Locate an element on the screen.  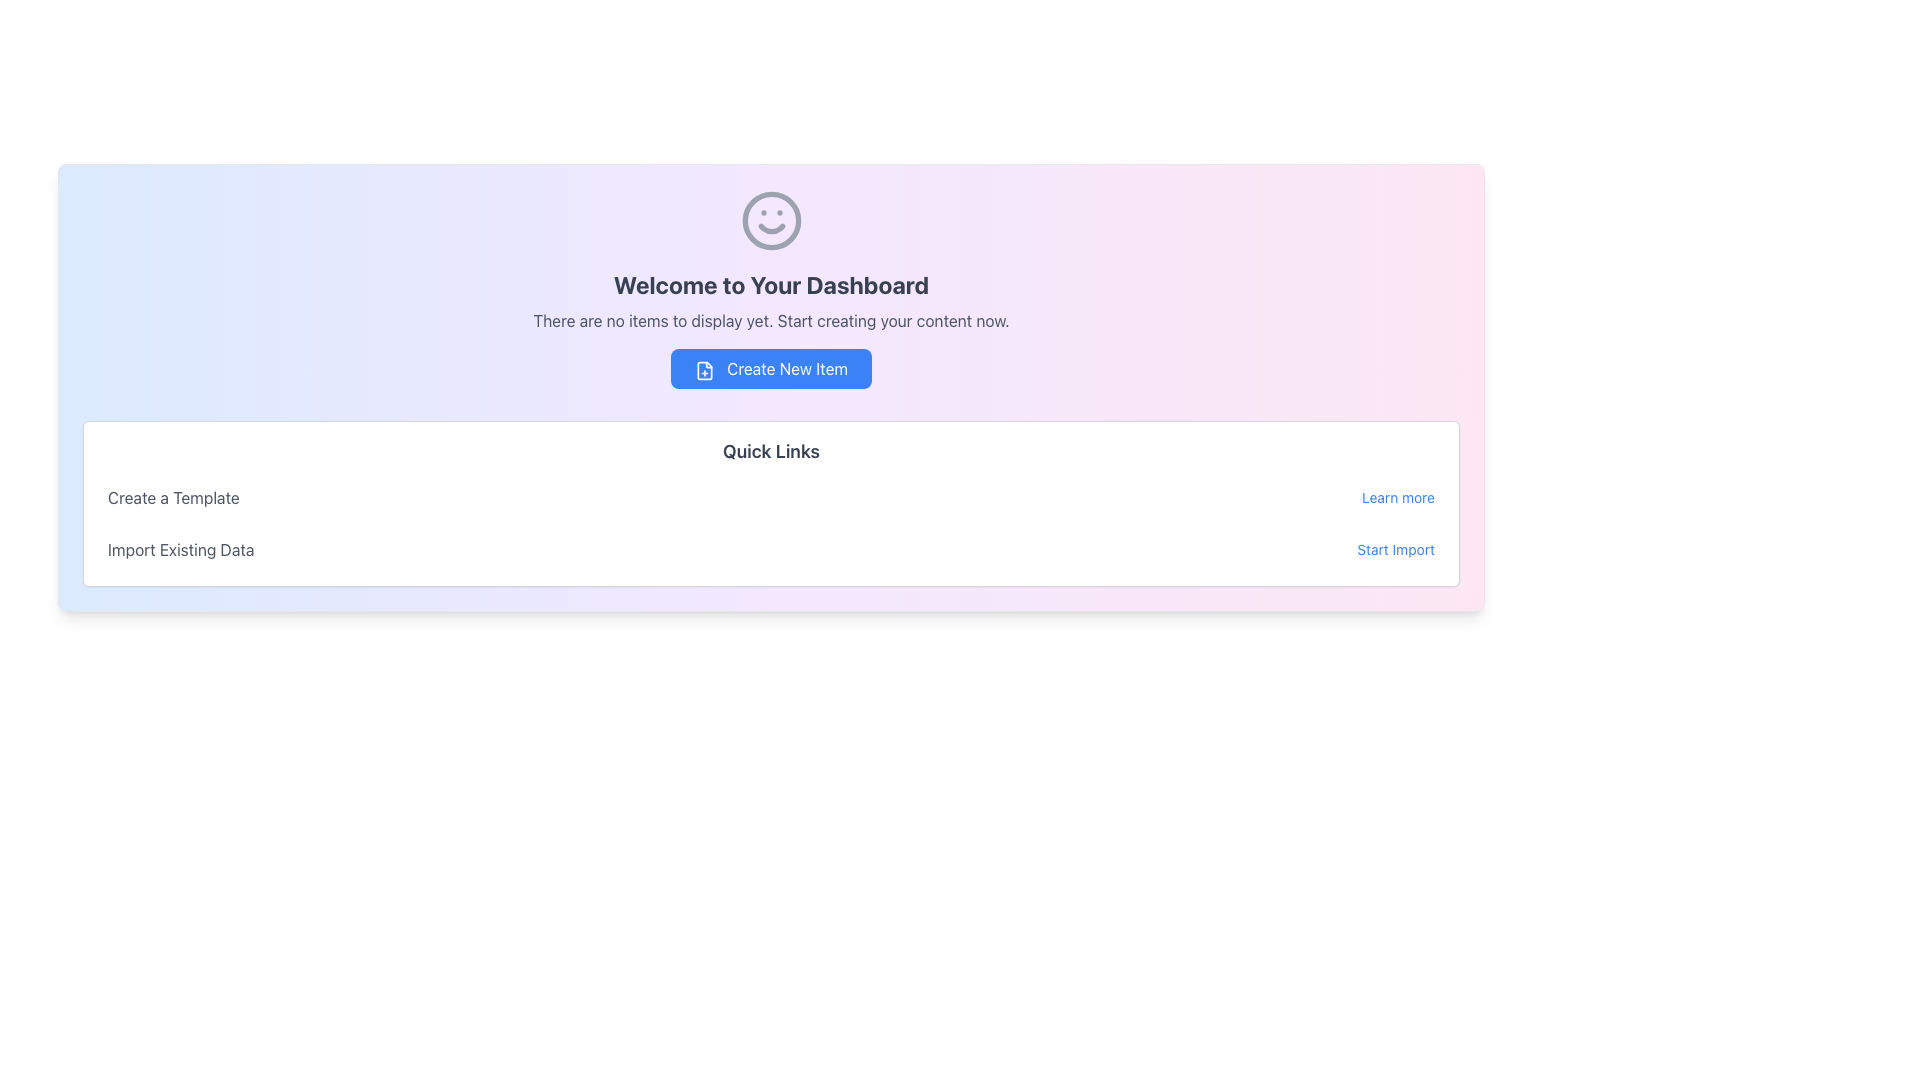
file icon with a plus symbol located at the center of the 'Create New Item' button for debugging purposes is located at coordinates (705, 370).